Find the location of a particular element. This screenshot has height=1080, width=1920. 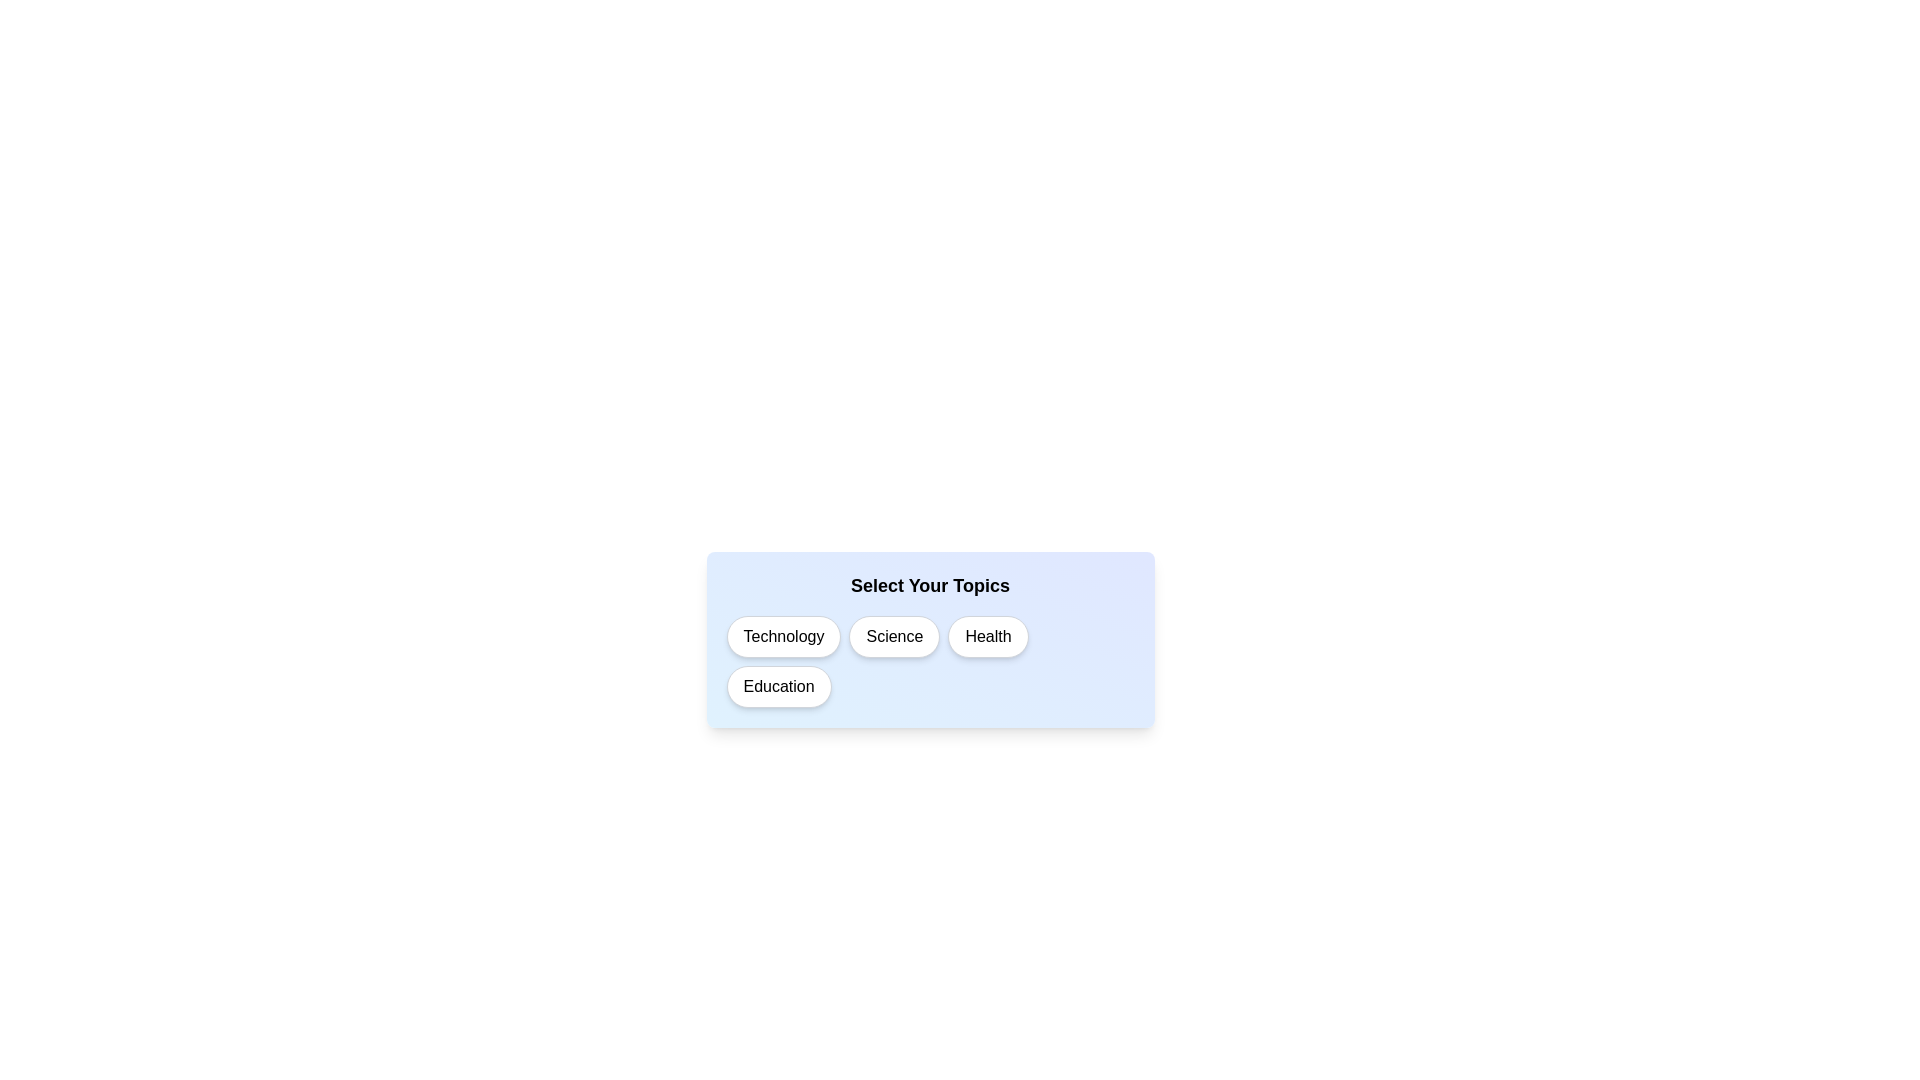

the topic Health to observe its visual feedback is located at coordinates (988, 636).